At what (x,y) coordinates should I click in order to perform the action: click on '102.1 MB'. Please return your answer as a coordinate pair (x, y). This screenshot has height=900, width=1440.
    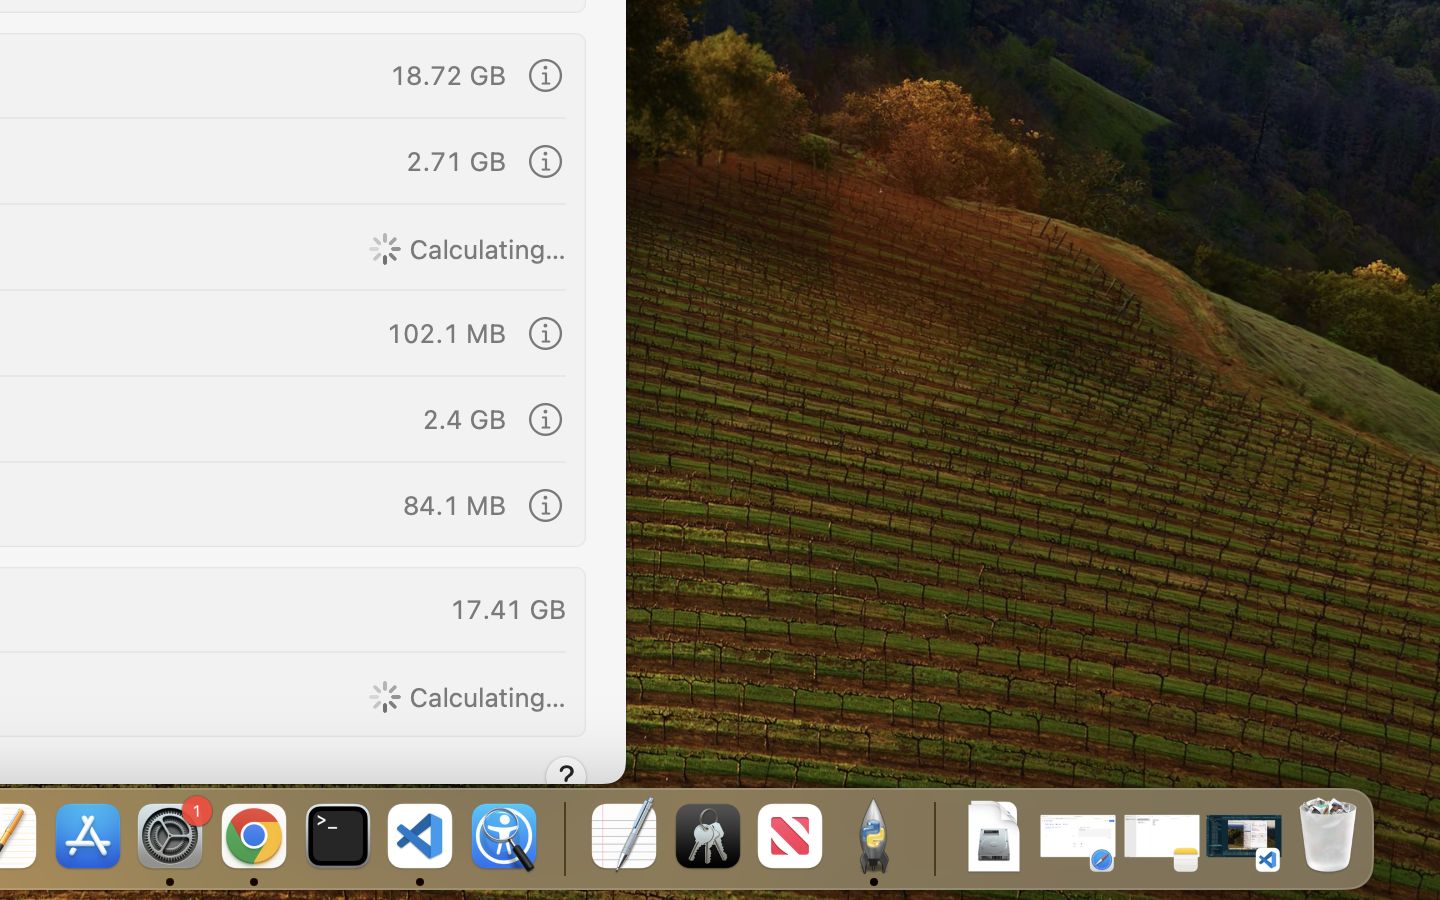
    Looking at the image, I should click on (445, 331).